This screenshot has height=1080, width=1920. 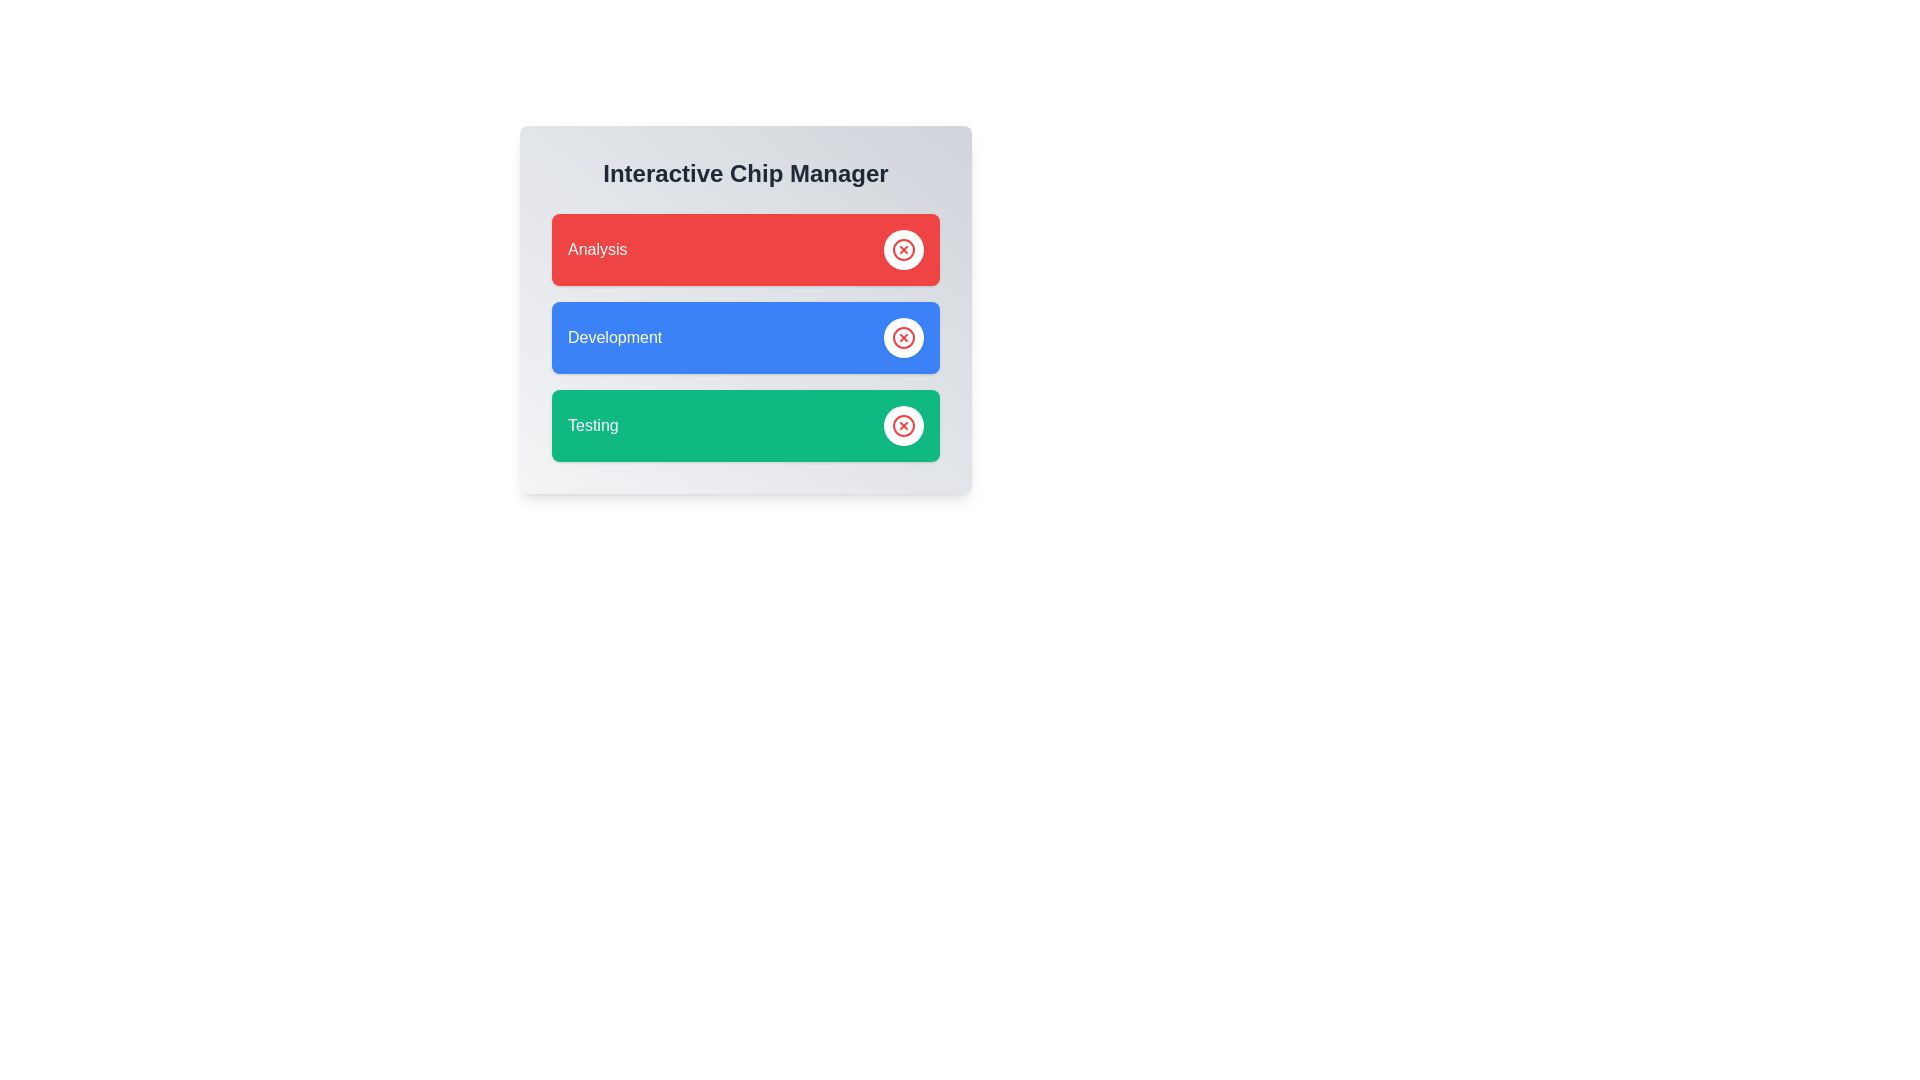 I want to click on close button on the 'Testing' chip to remove it, so click(x=902, y=424).